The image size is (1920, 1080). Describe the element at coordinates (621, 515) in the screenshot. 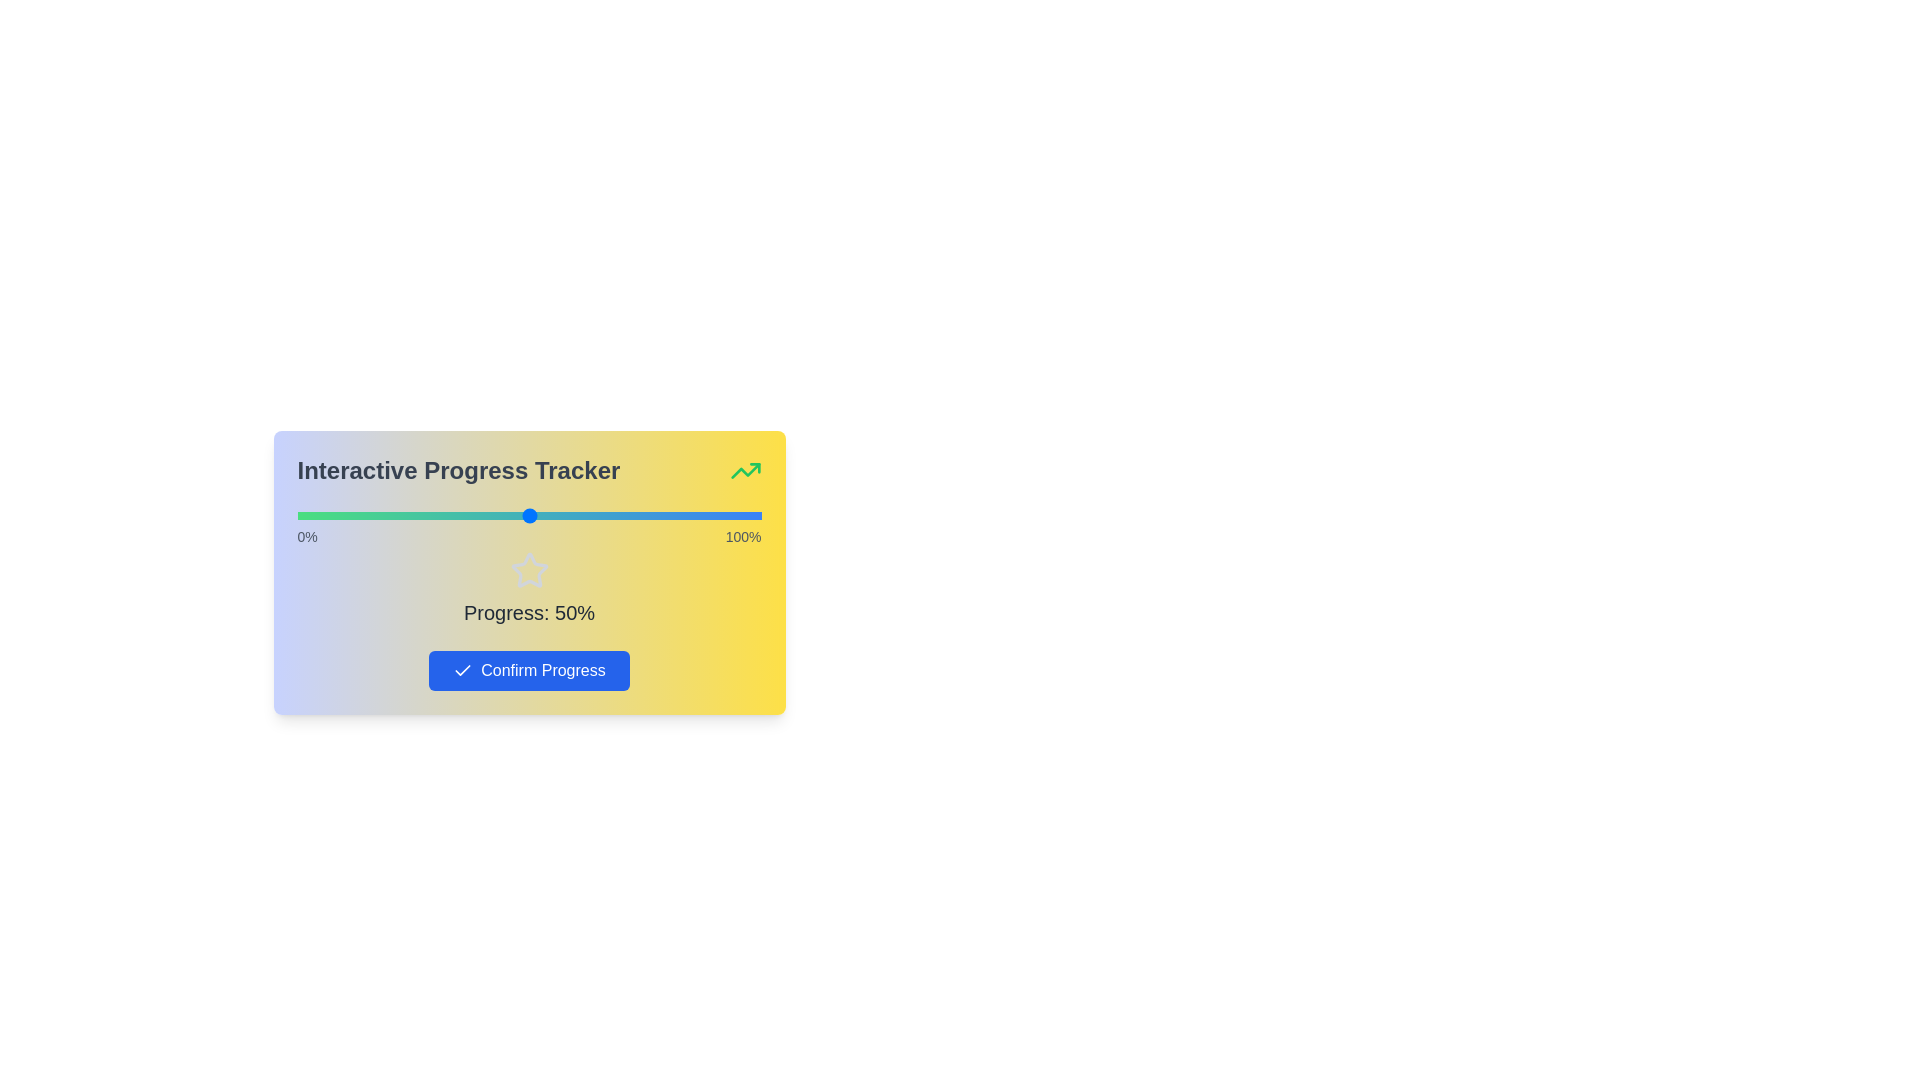

I see `the progress slider to 70%` at that location.